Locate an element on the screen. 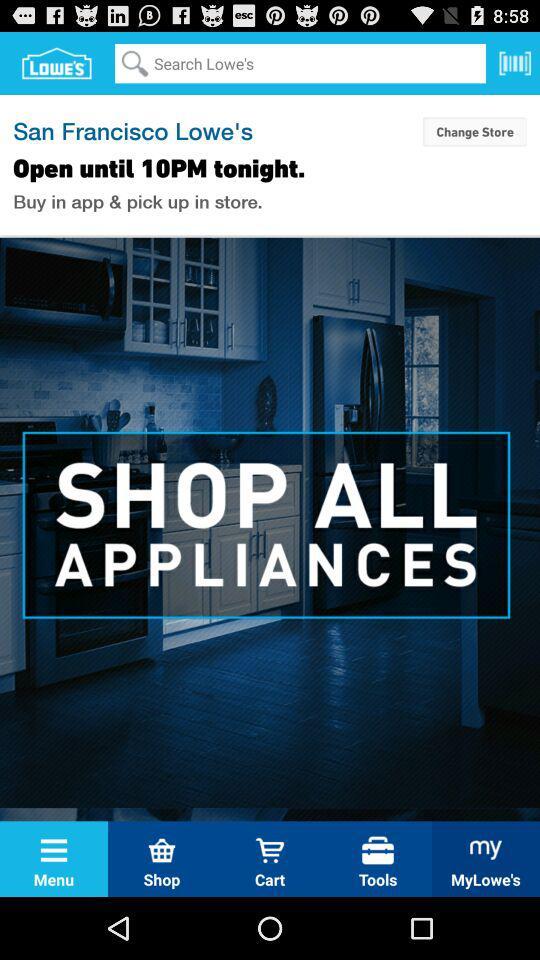 This screenshot has width=540, height=960. the basket symbol above the shop is located at coordinates (161, 849).